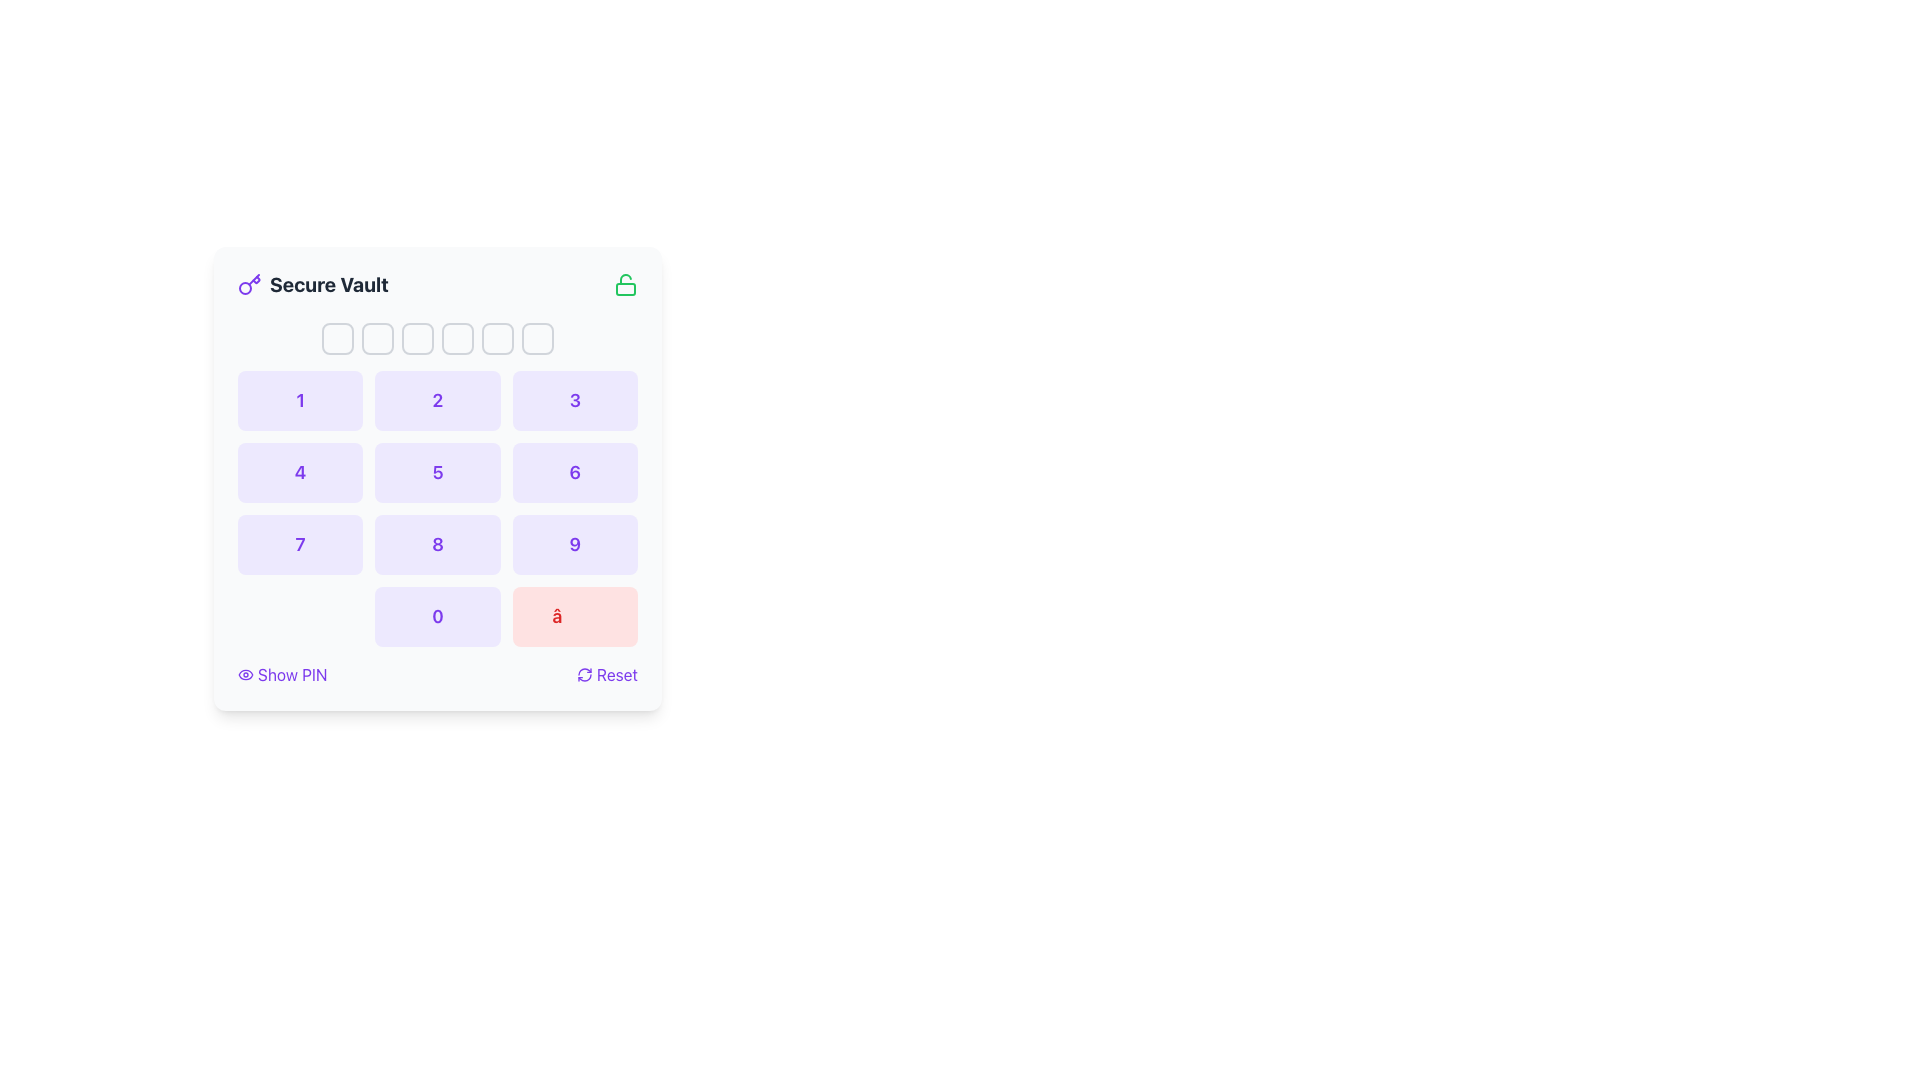 The height and width of the screenshot is (1080, 1920). What do you see at coordinates (281, 675) in the screenshot?
I see `the 'Show PIN' button with an eye icon to change its visual style` at bounding box center [281, 675].